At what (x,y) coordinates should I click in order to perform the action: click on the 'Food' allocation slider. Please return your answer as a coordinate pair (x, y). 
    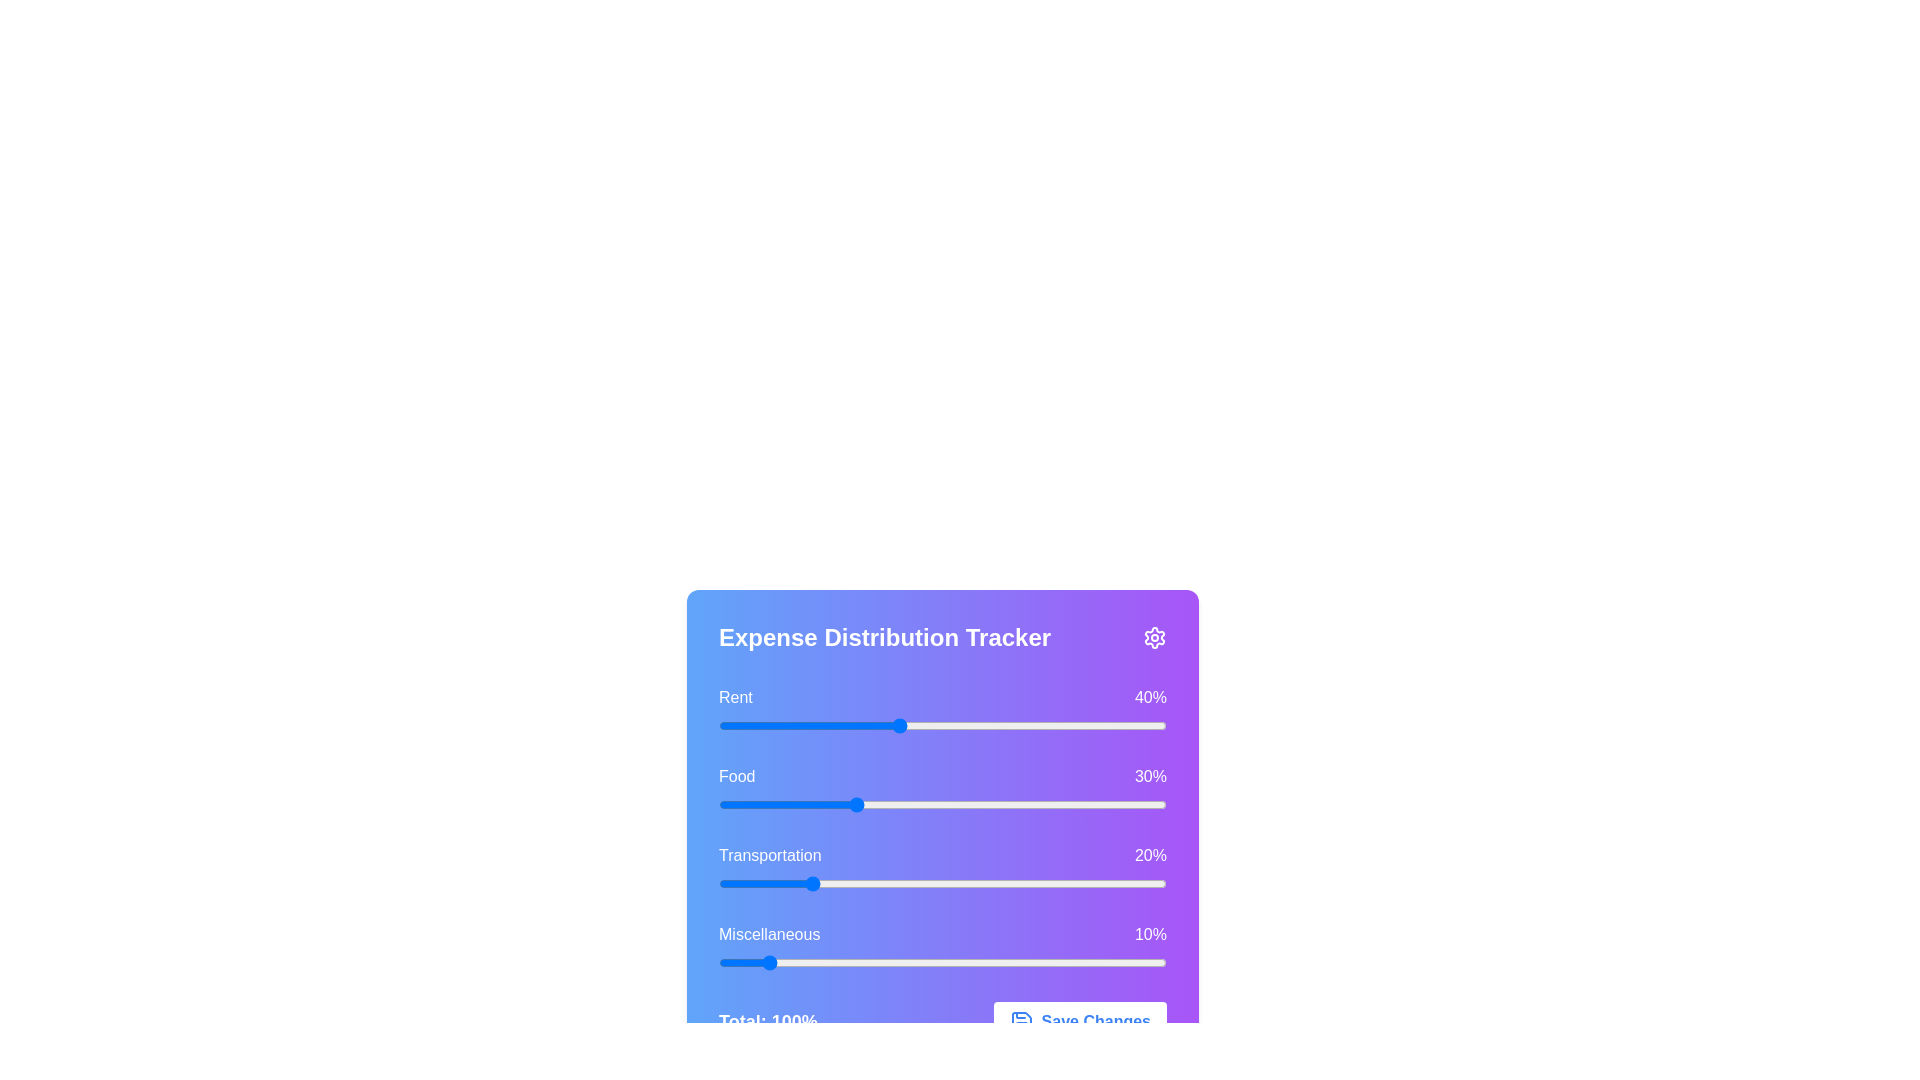
    Looking at the image, I should click on (826, 804).